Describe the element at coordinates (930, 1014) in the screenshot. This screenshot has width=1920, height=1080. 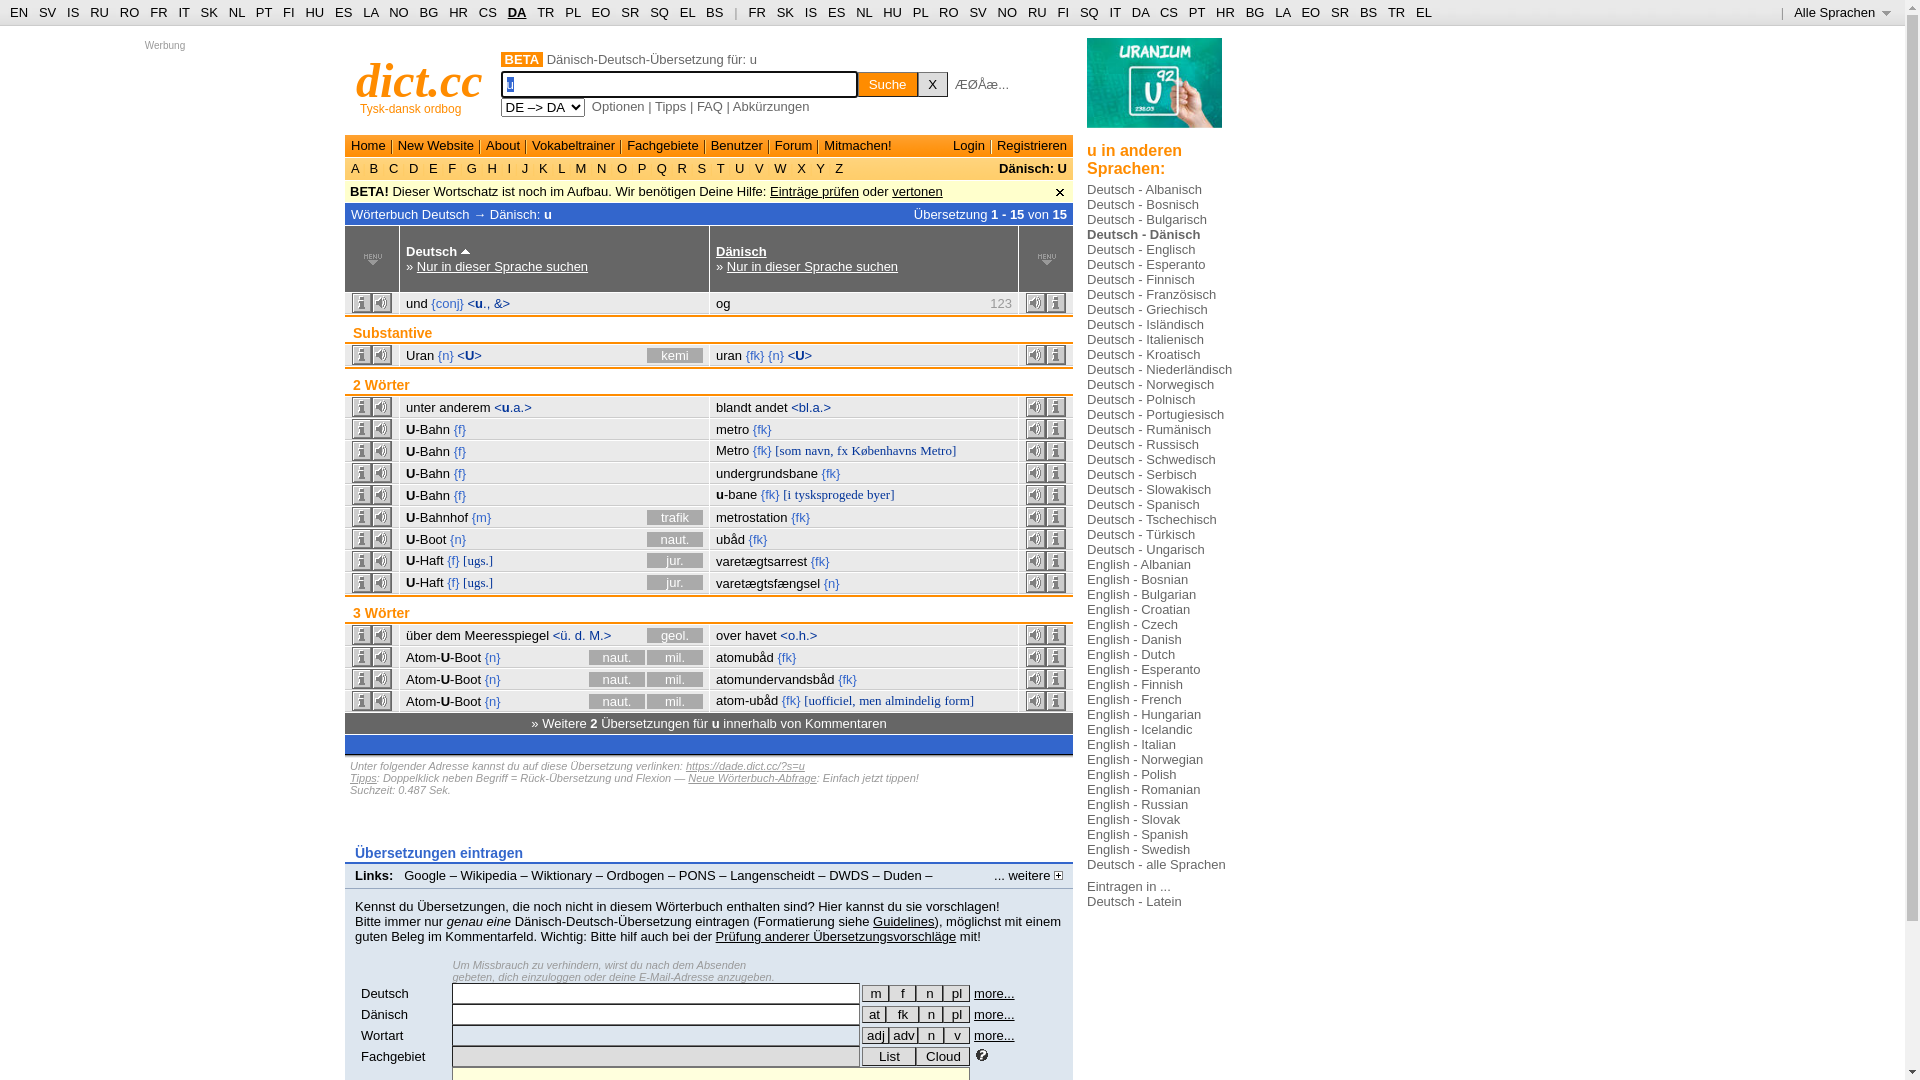
I see `'n'` at that location.